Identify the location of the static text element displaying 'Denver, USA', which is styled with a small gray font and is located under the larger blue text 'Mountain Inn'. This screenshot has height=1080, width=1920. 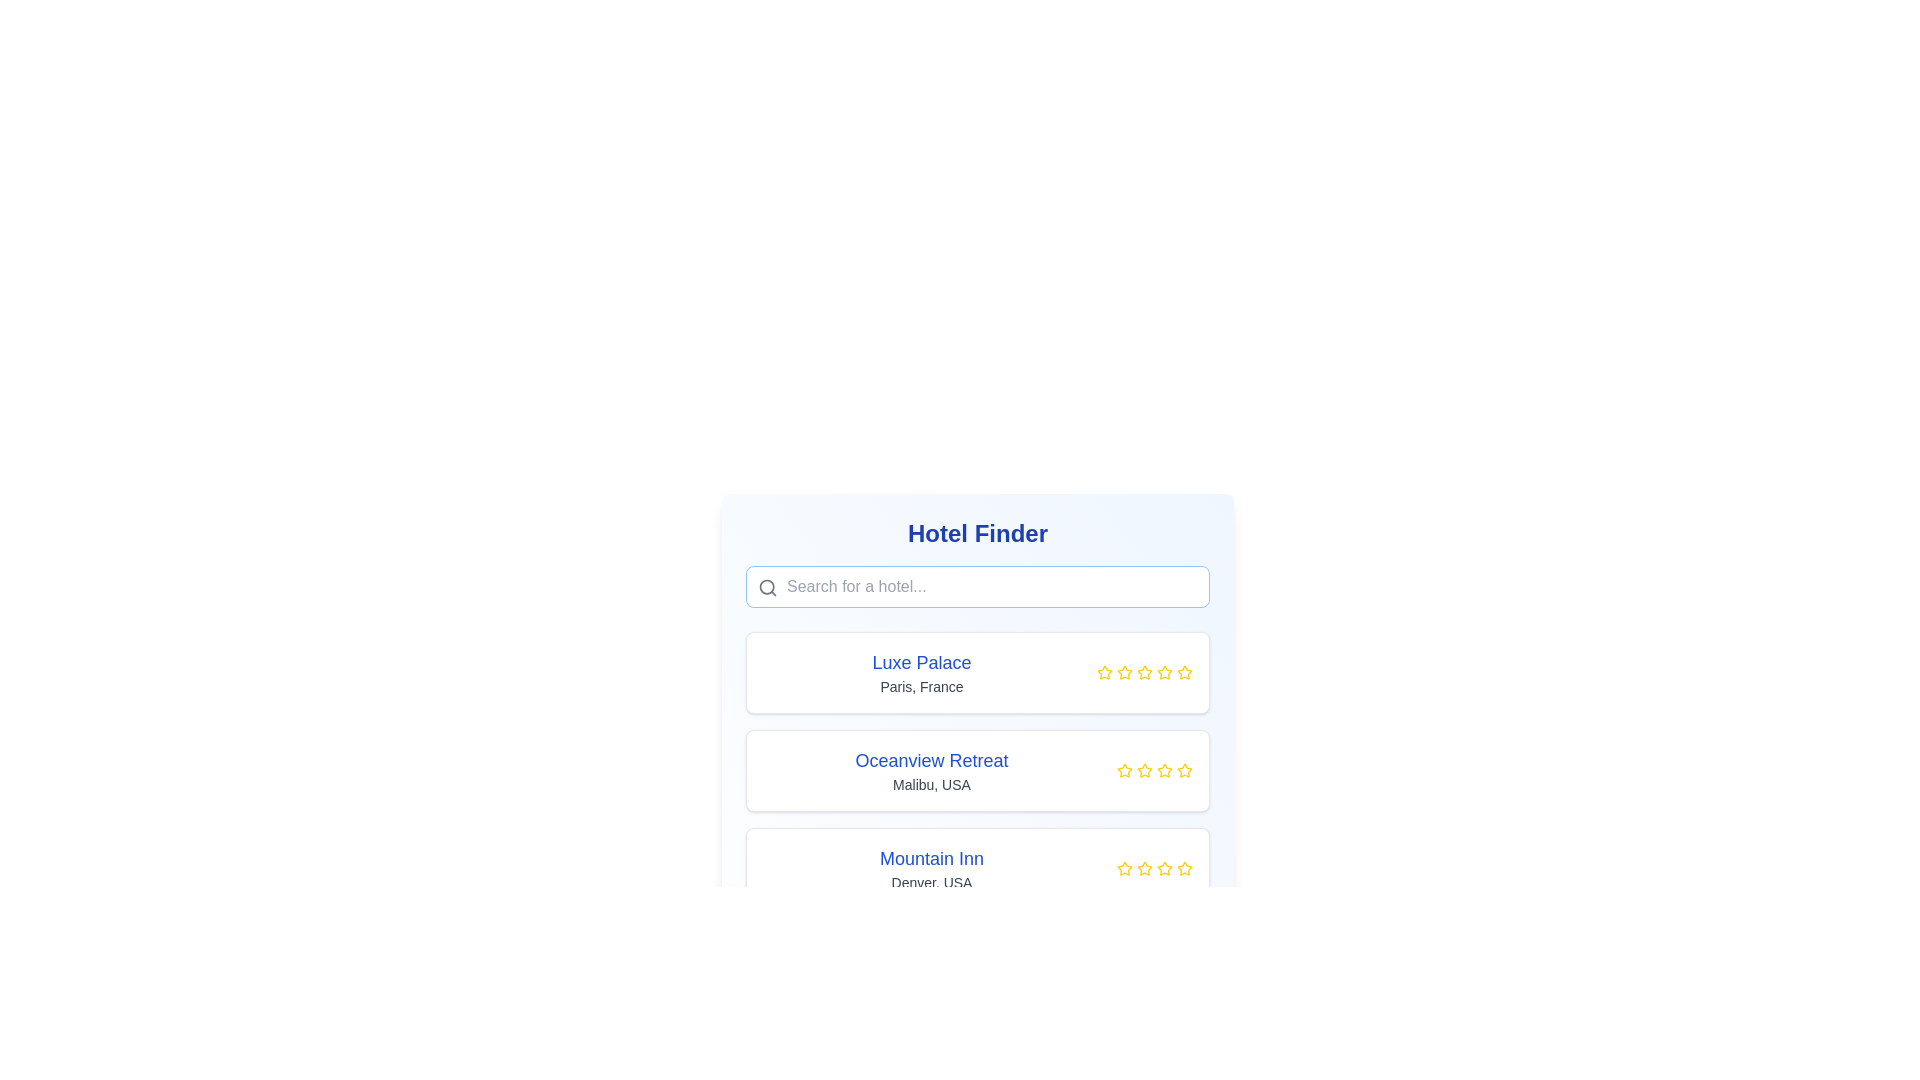
(930, 882).